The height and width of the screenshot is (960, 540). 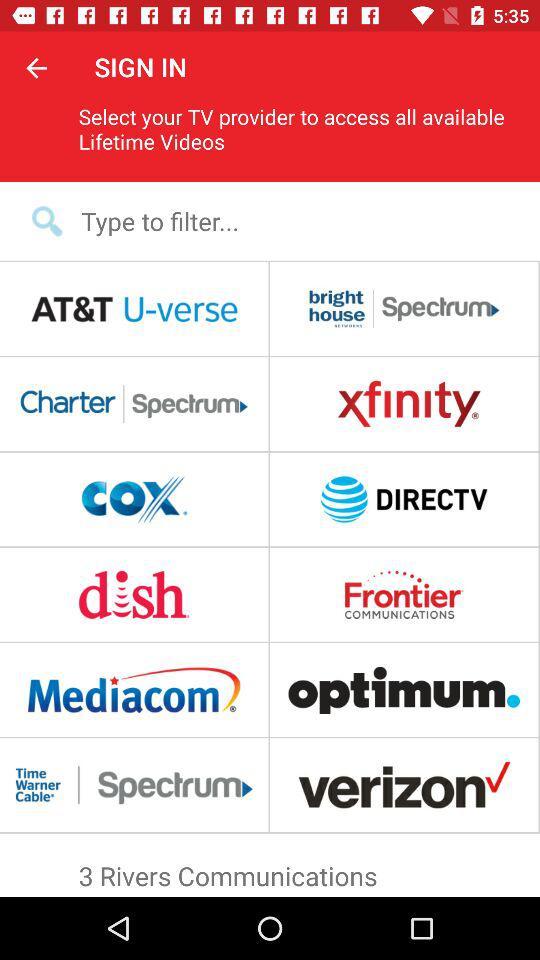 What do you see at coordinates (36, 67) in the screenshot?
I see `the icon to the left of the select your tv` at bounding box center [36, 67].